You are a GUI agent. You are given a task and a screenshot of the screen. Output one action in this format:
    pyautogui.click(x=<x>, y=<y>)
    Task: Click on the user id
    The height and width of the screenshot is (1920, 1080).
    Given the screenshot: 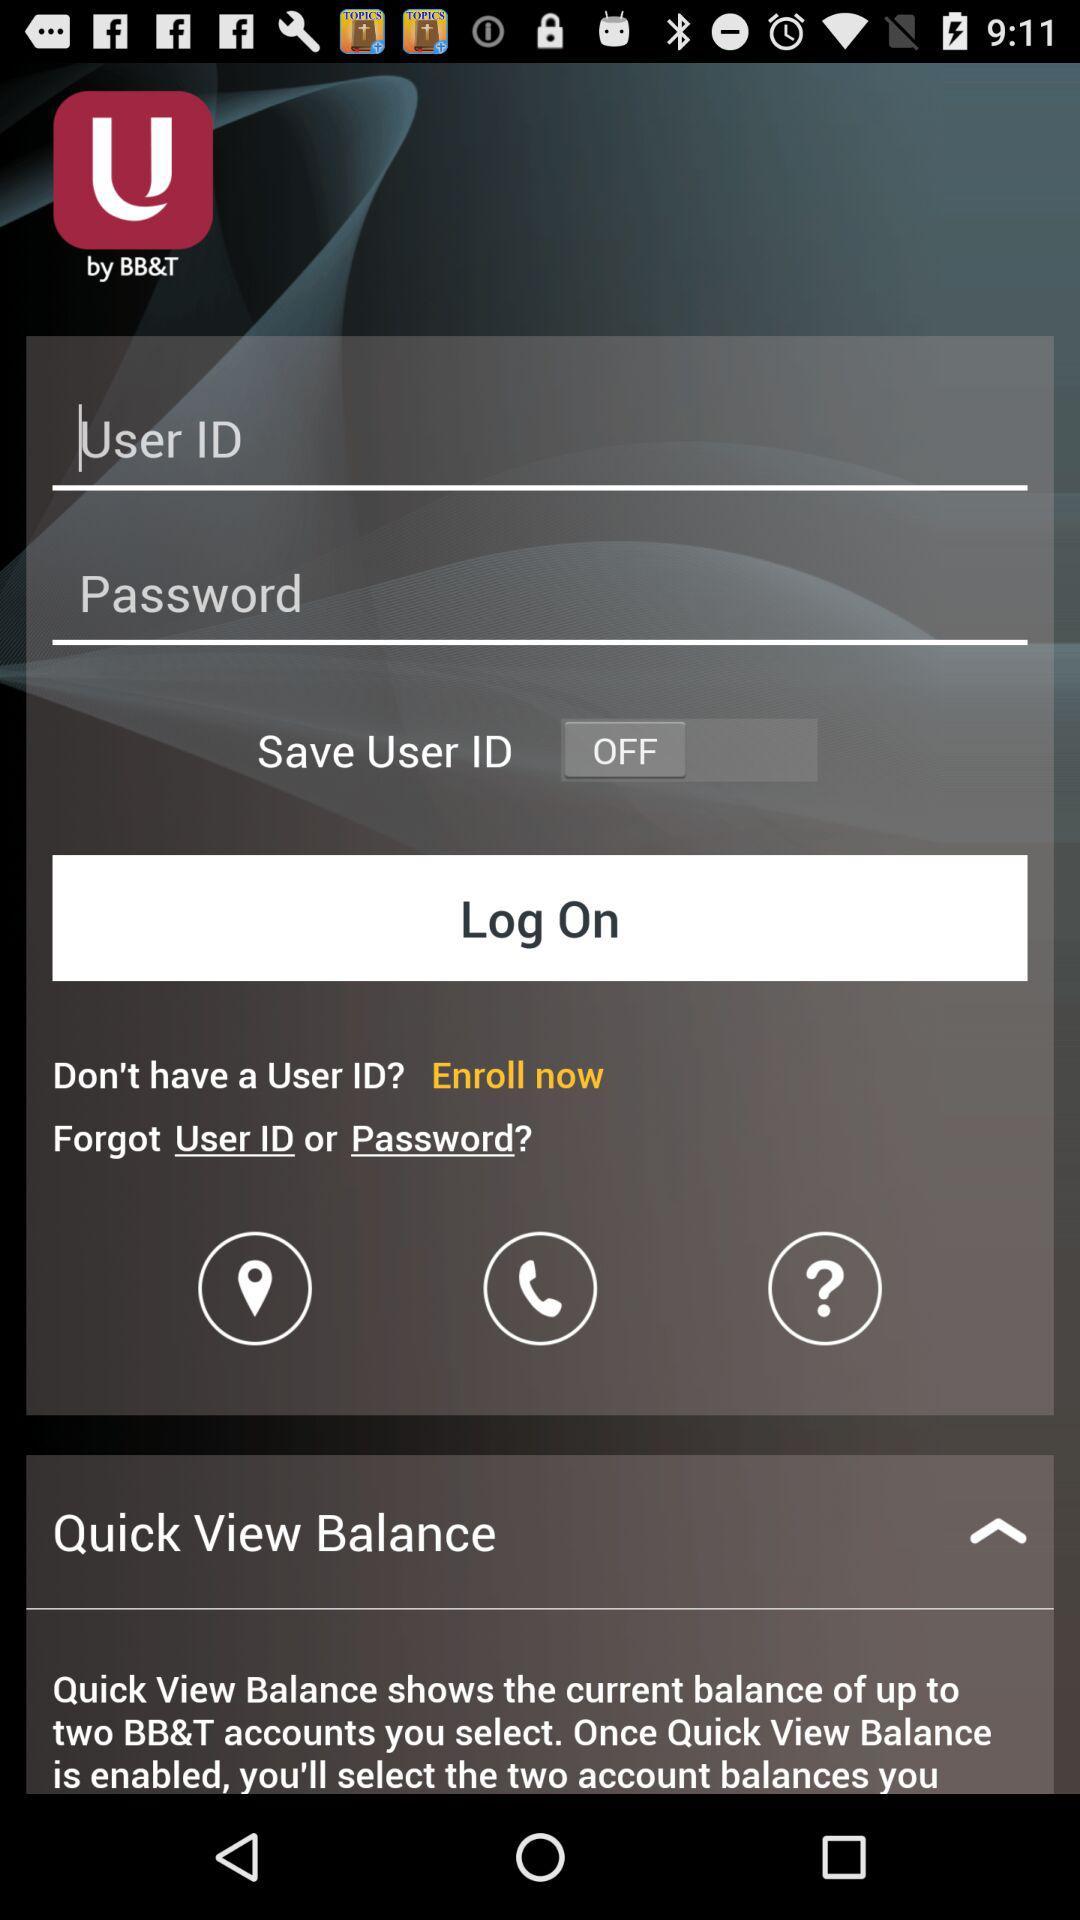 What is the action you would take?
    pyautogui.click(x=540, y=443)
    